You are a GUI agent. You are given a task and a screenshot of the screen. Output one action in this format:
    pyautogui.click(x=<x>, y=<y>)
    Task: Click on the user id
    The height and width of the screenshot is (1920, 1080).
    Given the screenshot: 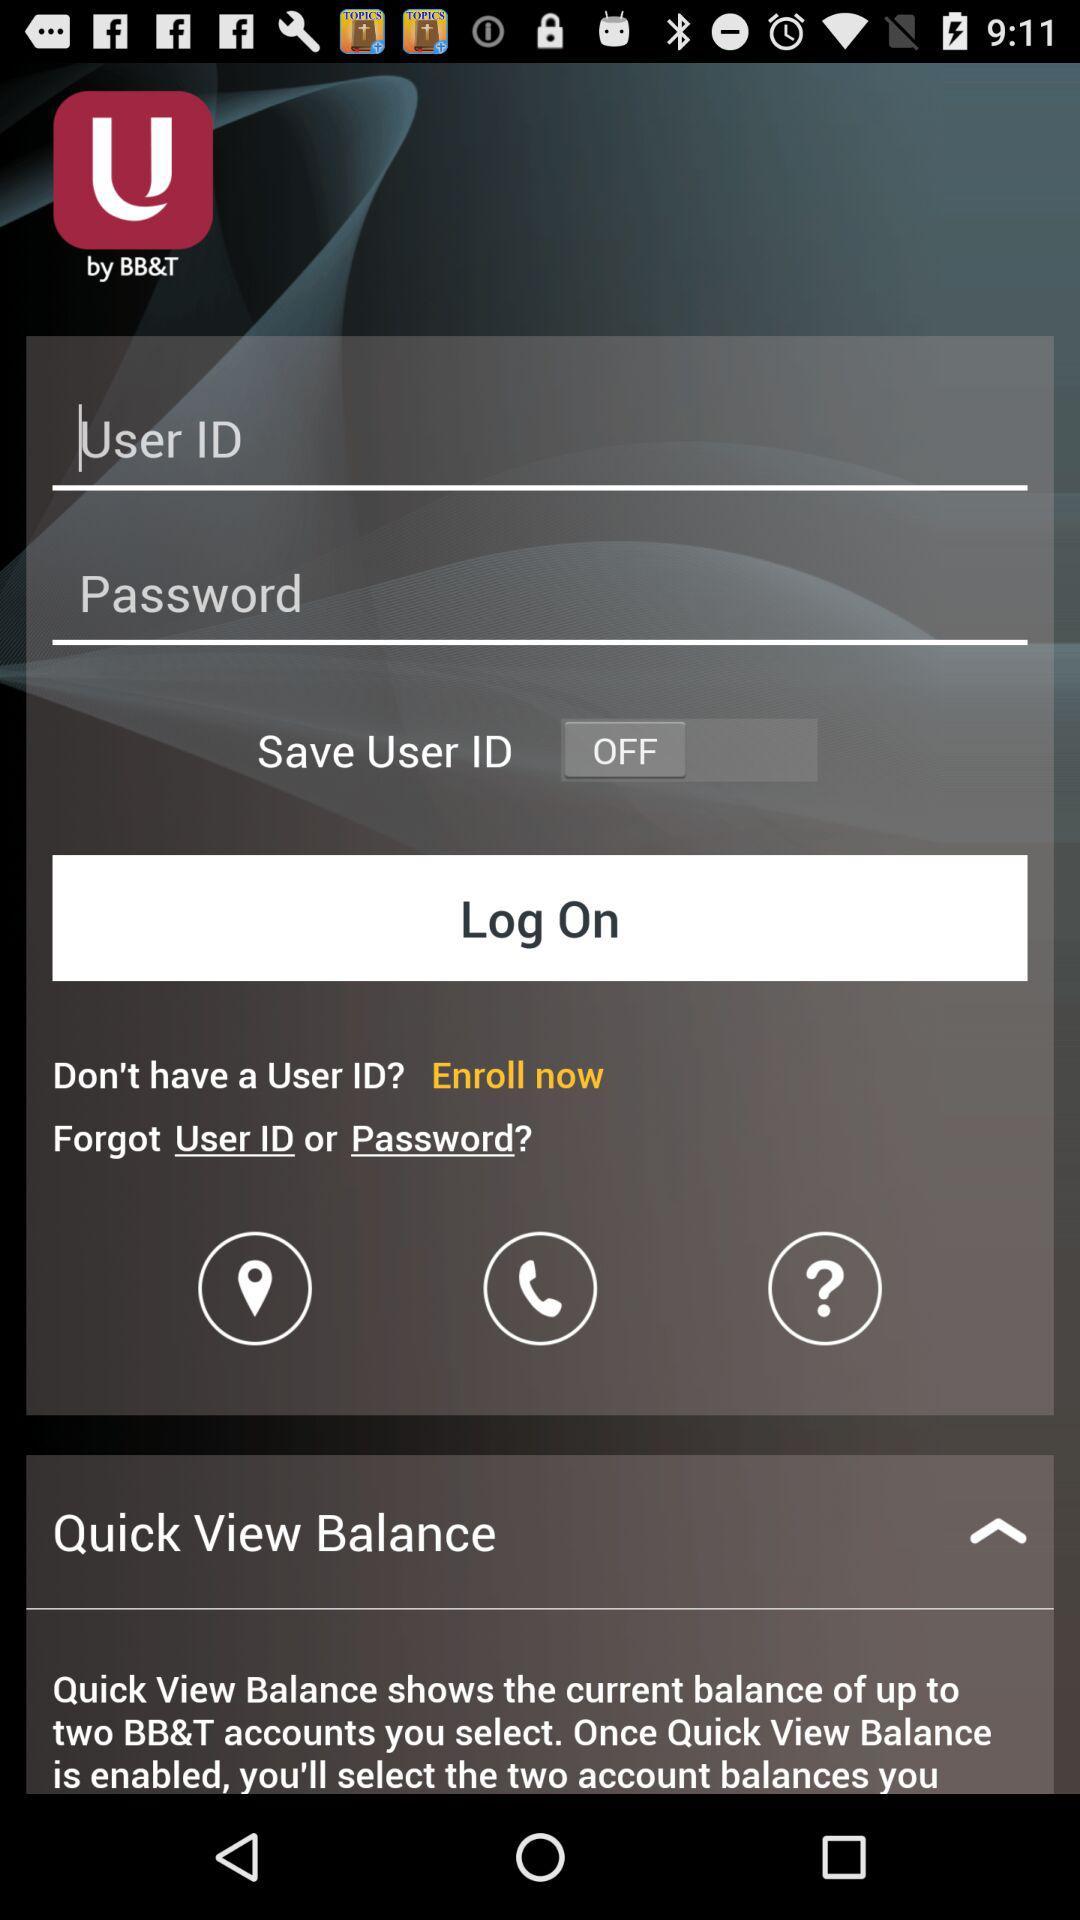 What is the action you would take?
    pyautogui.click(x=540, y=443)
    